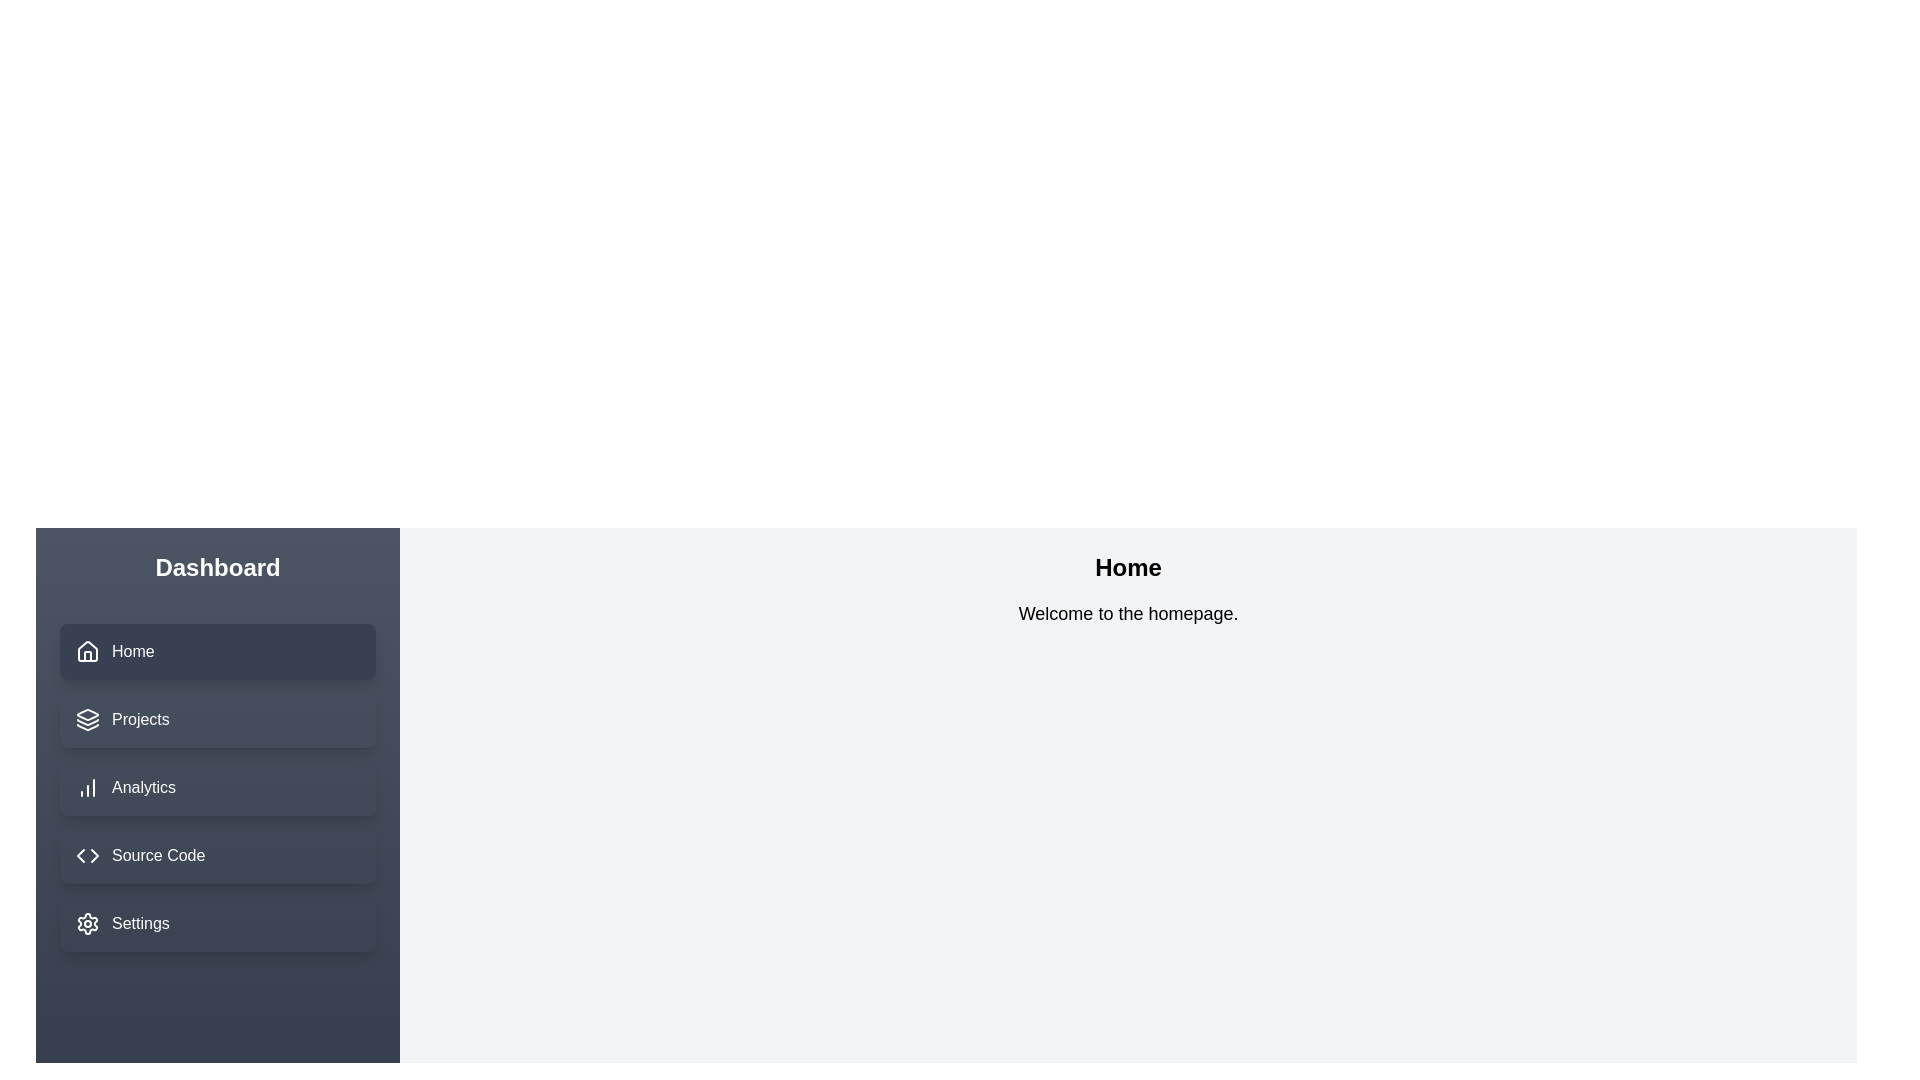 Image resolution: width=1920 pixels, height=1080 pixels. What do you see at coordinates (217, 786) in the screenshot?
I see `the highlighted 'Analytics' item` at bounding box center [217, 786].